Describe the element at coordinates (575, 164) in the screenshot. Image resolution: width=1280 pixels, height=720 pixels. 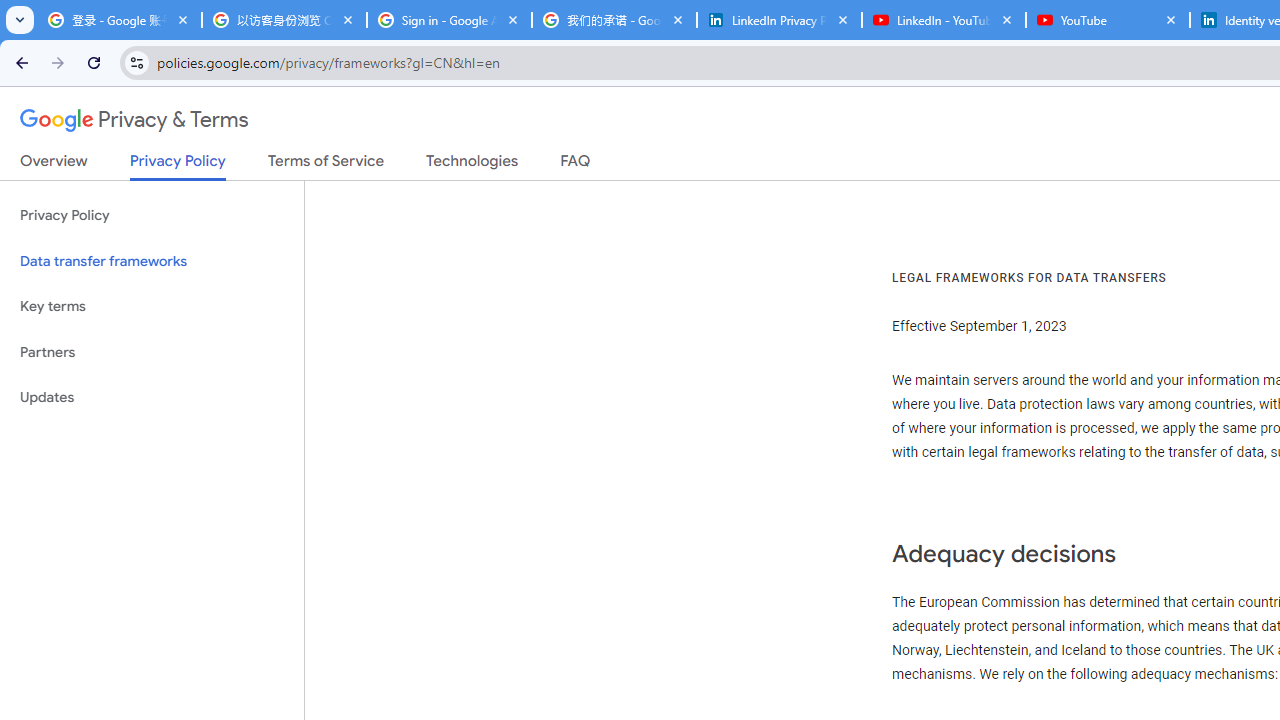
I see `'FAQ'` at that location.